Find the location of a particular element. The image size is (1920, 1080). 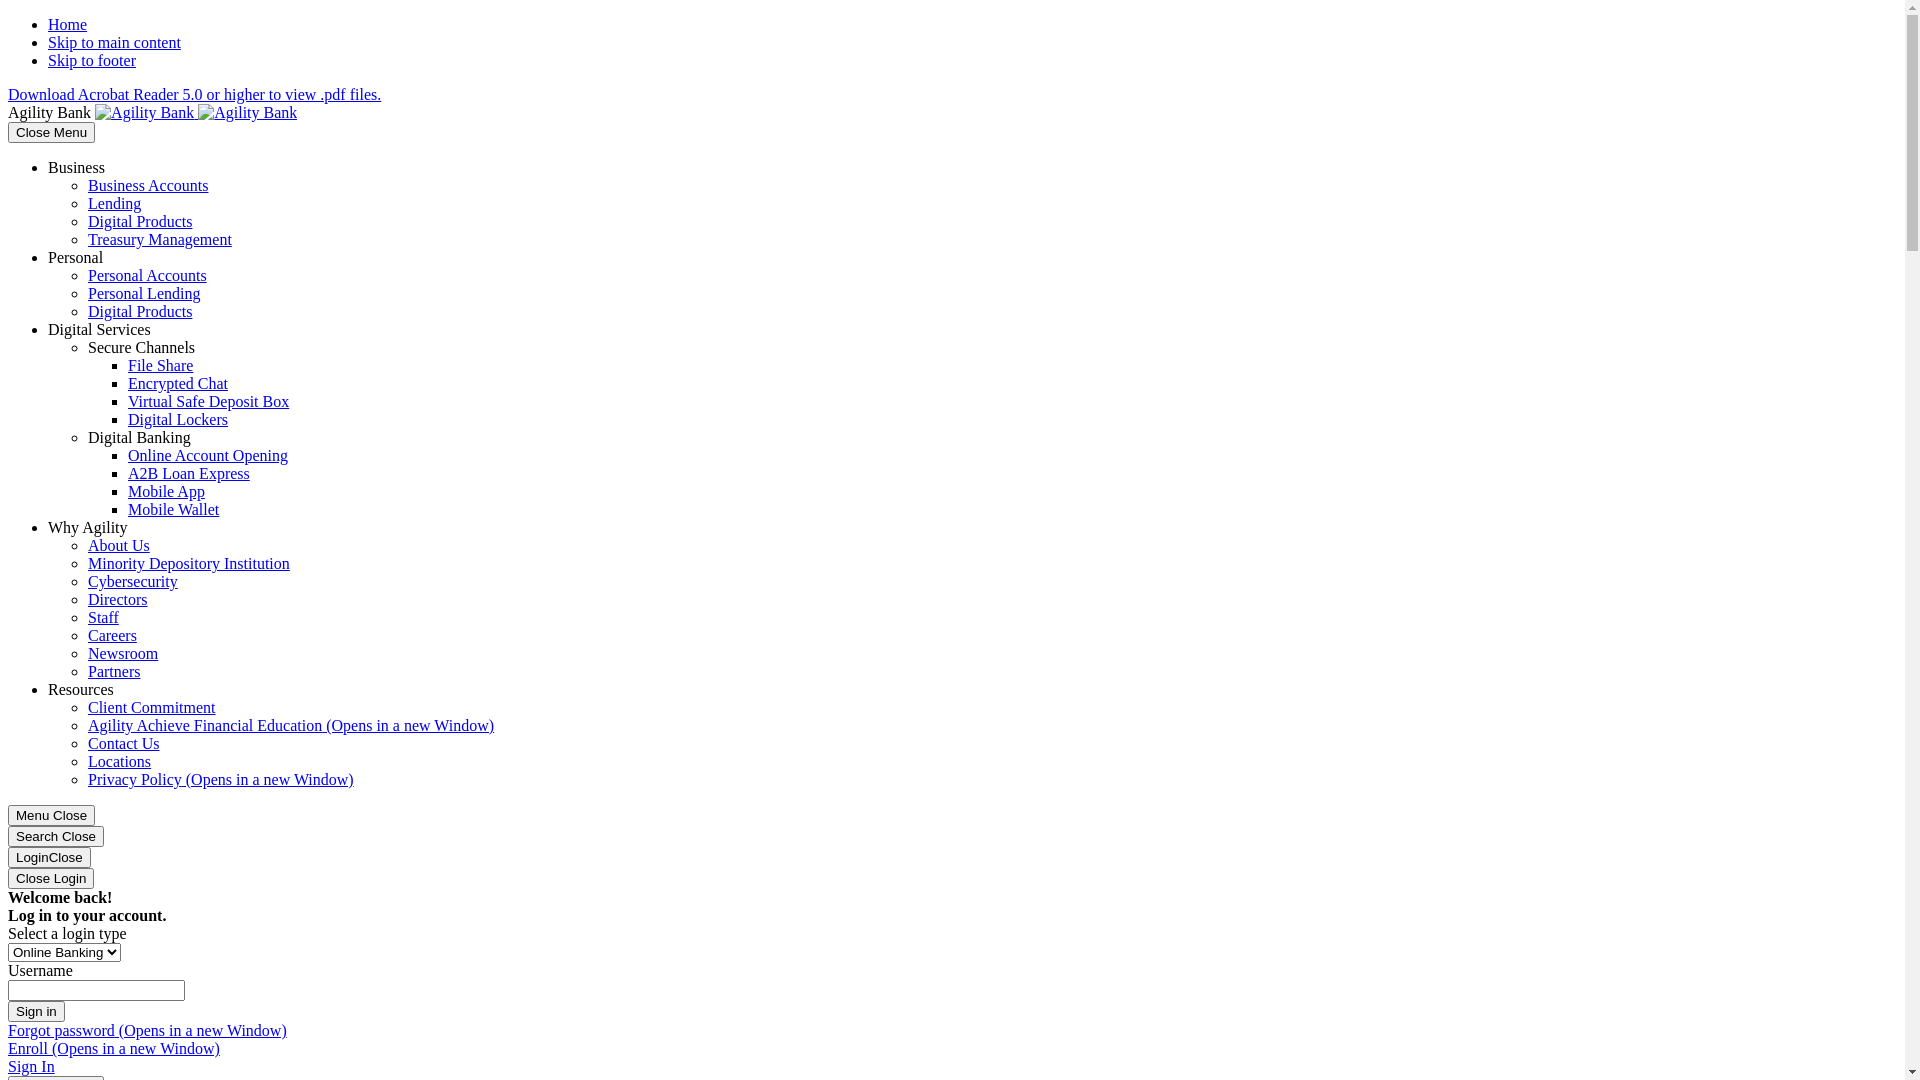

'Contact Us' is located at coordinates (123, 743).